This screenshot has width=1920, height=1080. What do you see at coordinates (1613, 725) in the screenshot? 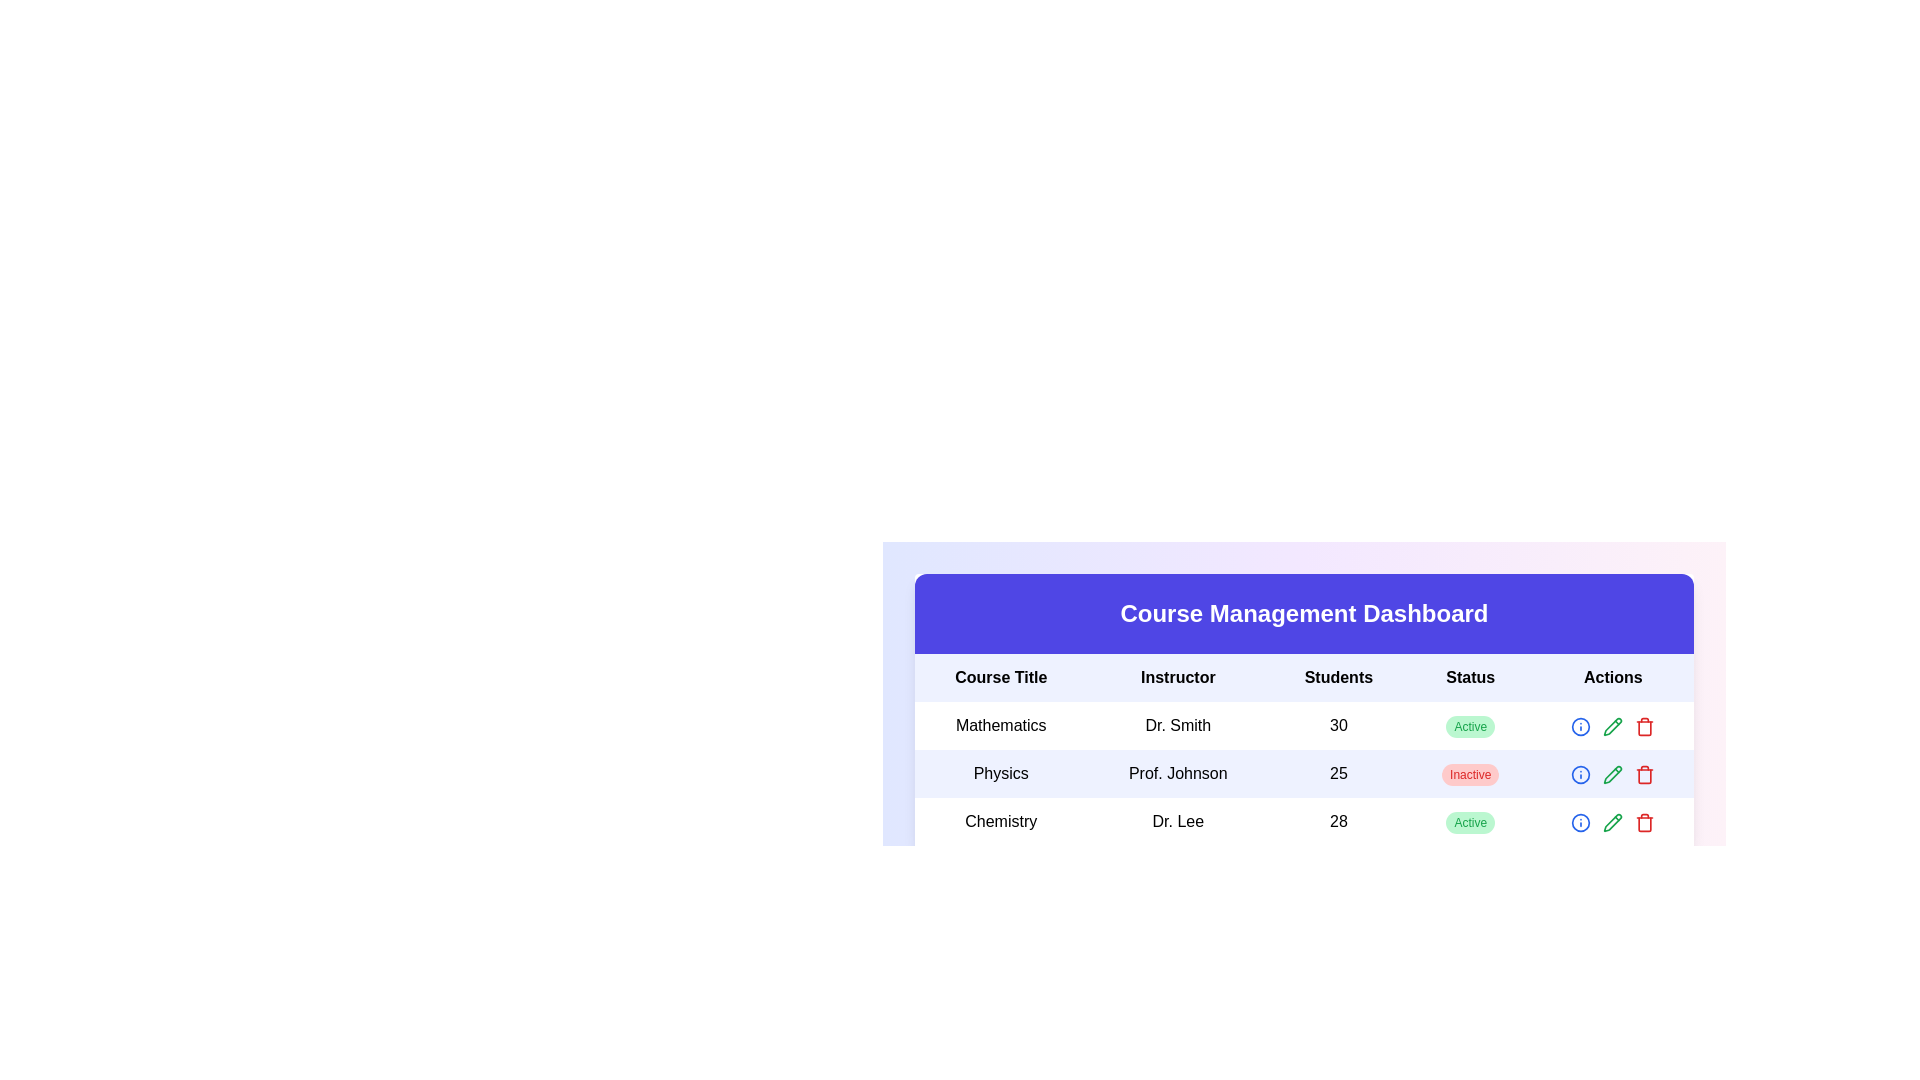
I see `the edit icon in the 'Actions' column of the second row in the table for the course 'Physics' taught by 'Prof. Johnson'` at bounding box center [1613, 725].